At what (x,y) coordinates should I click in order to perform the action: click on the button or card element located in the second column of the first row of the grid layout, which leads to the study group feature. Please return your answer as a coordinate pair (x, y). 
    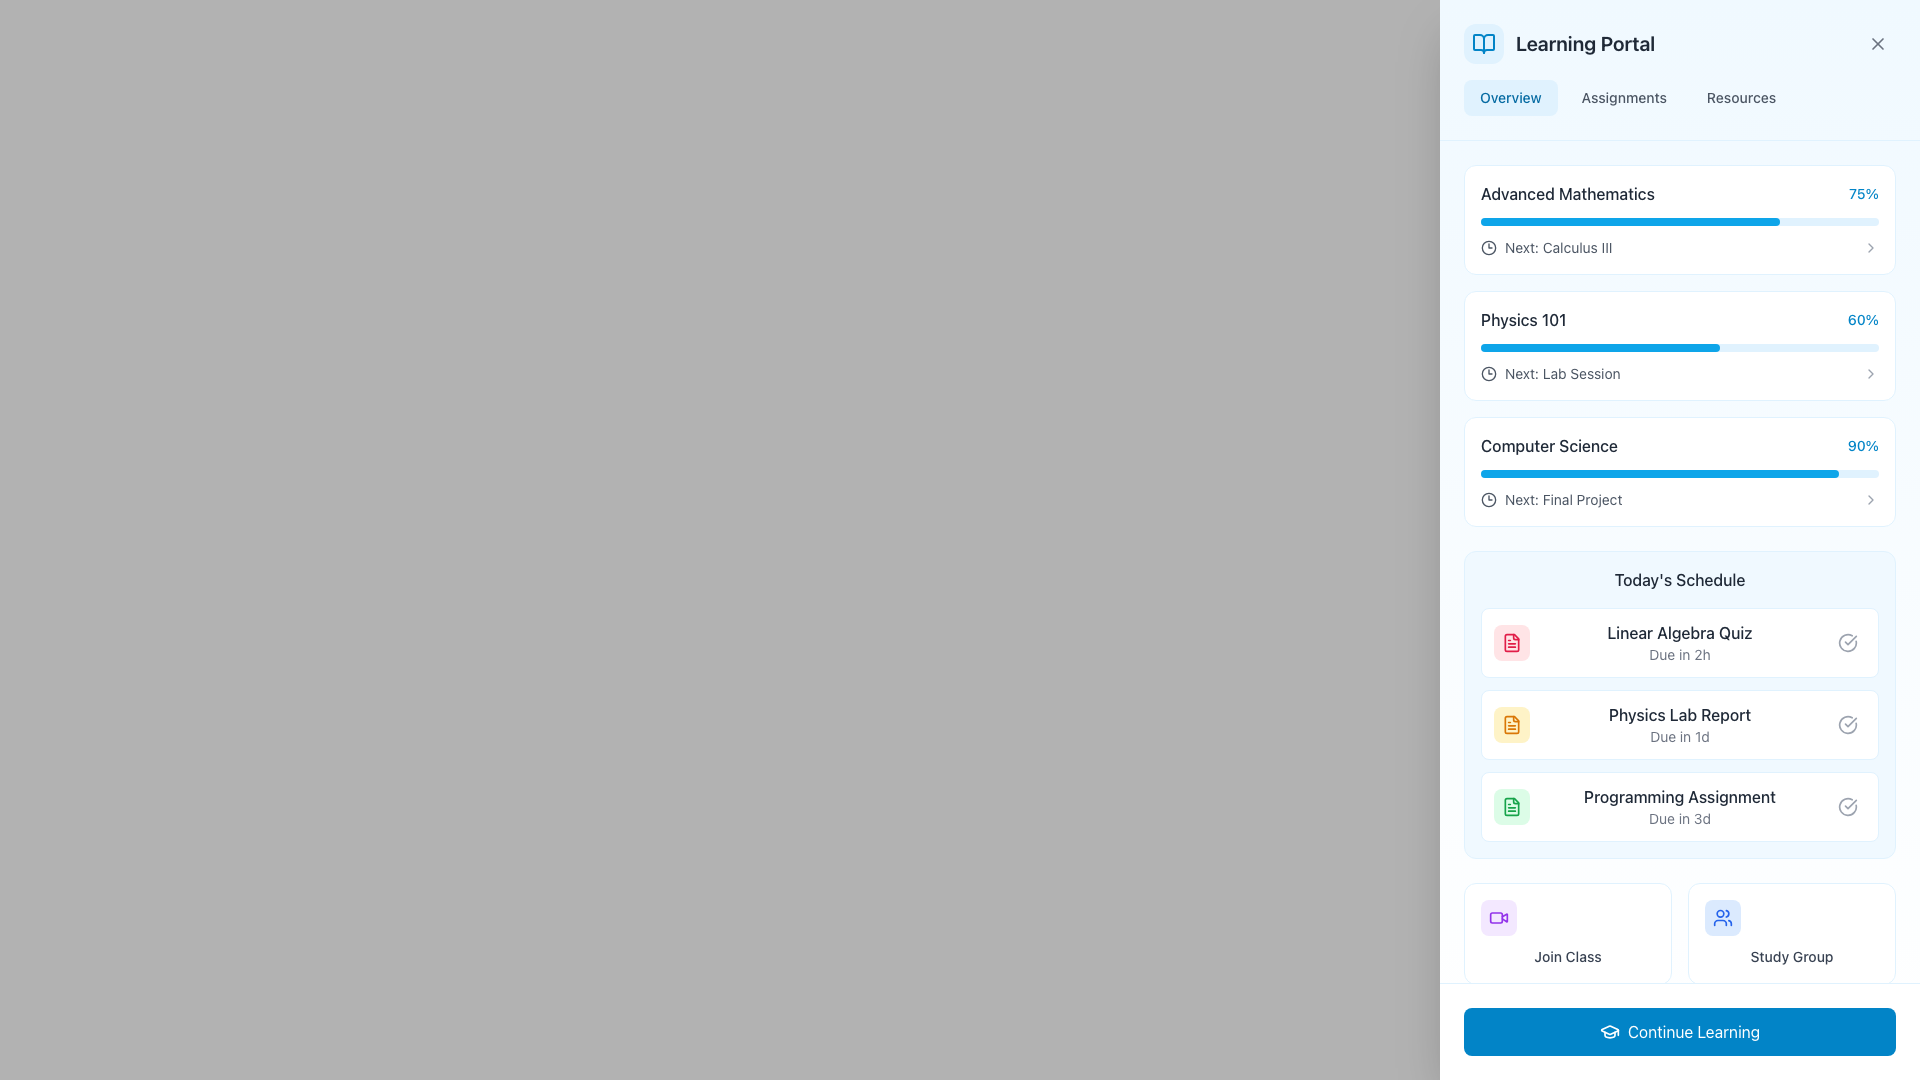
    Looking at the image, I should click on (1791, 933).